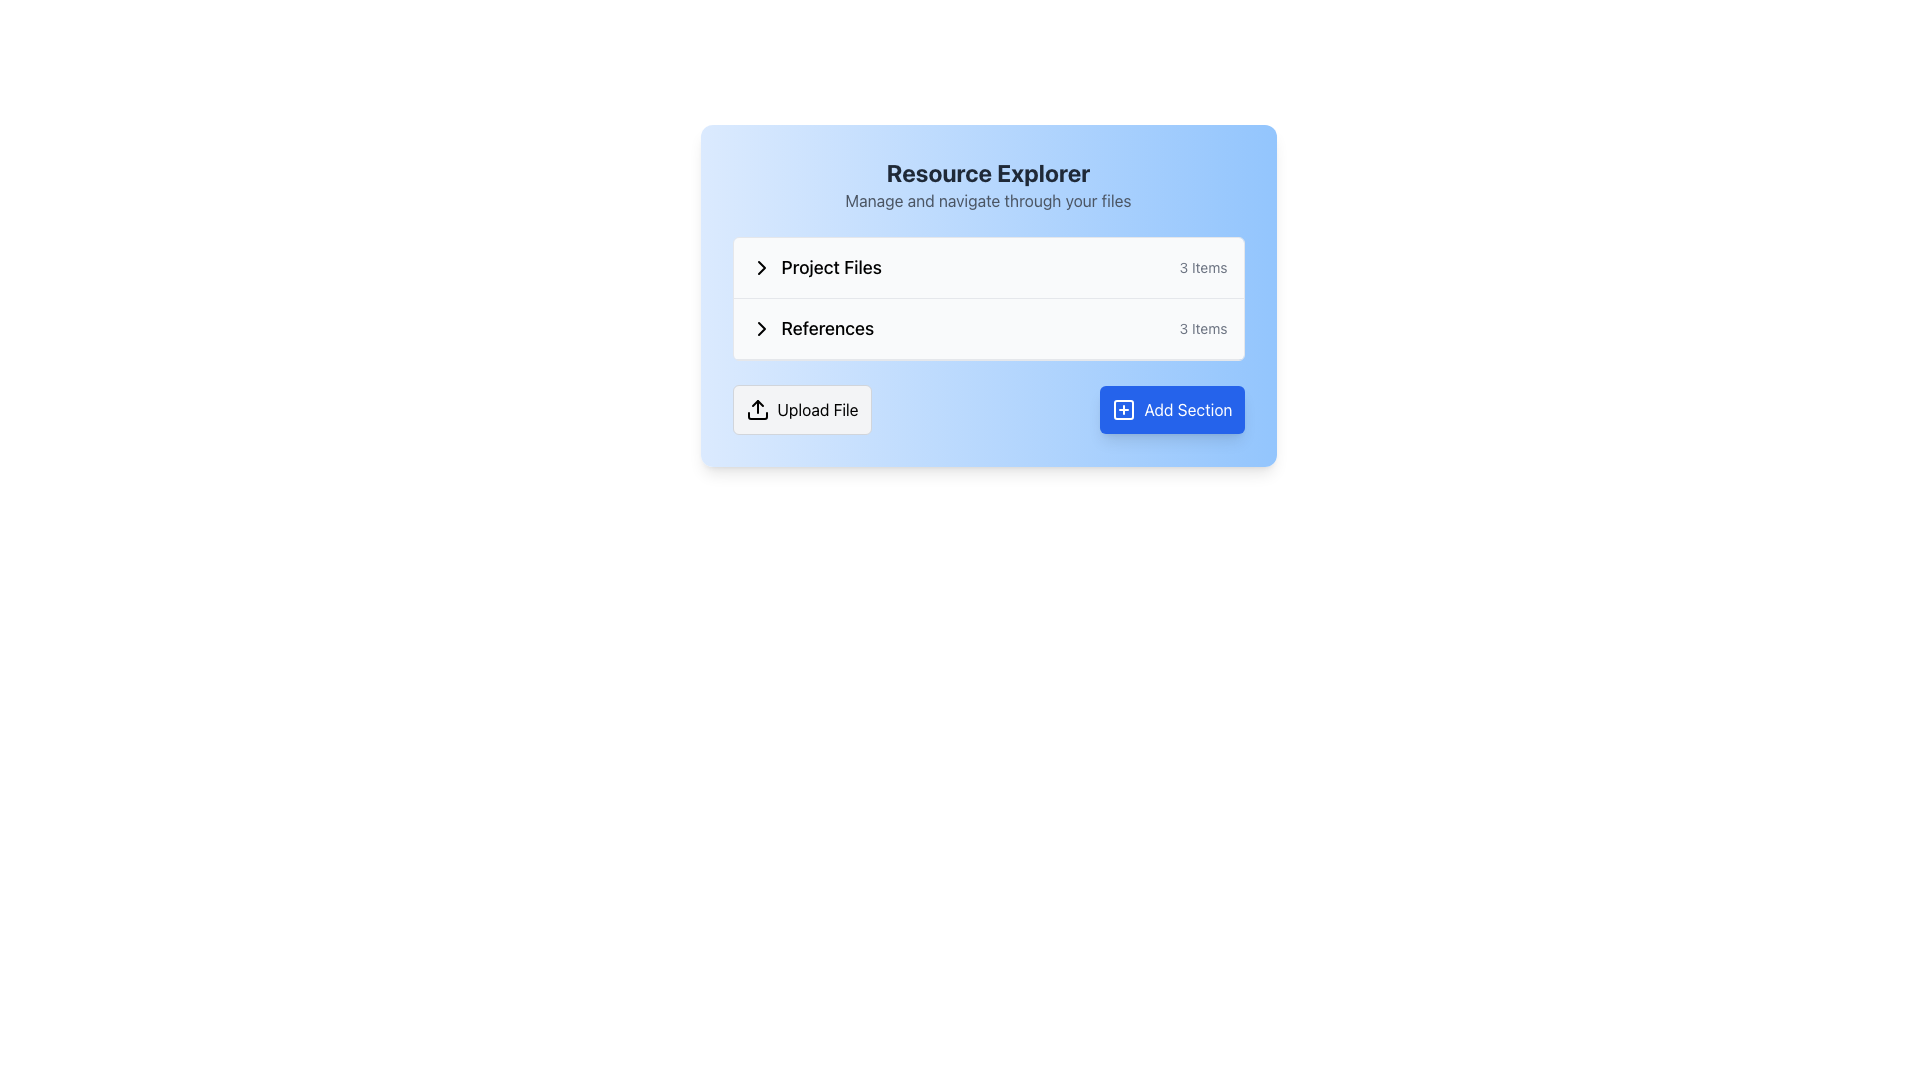  I want to click on the text label displaying '3 Items' in small gray font, part of the 'Project Files' row on the right side, so click(1202, 266).